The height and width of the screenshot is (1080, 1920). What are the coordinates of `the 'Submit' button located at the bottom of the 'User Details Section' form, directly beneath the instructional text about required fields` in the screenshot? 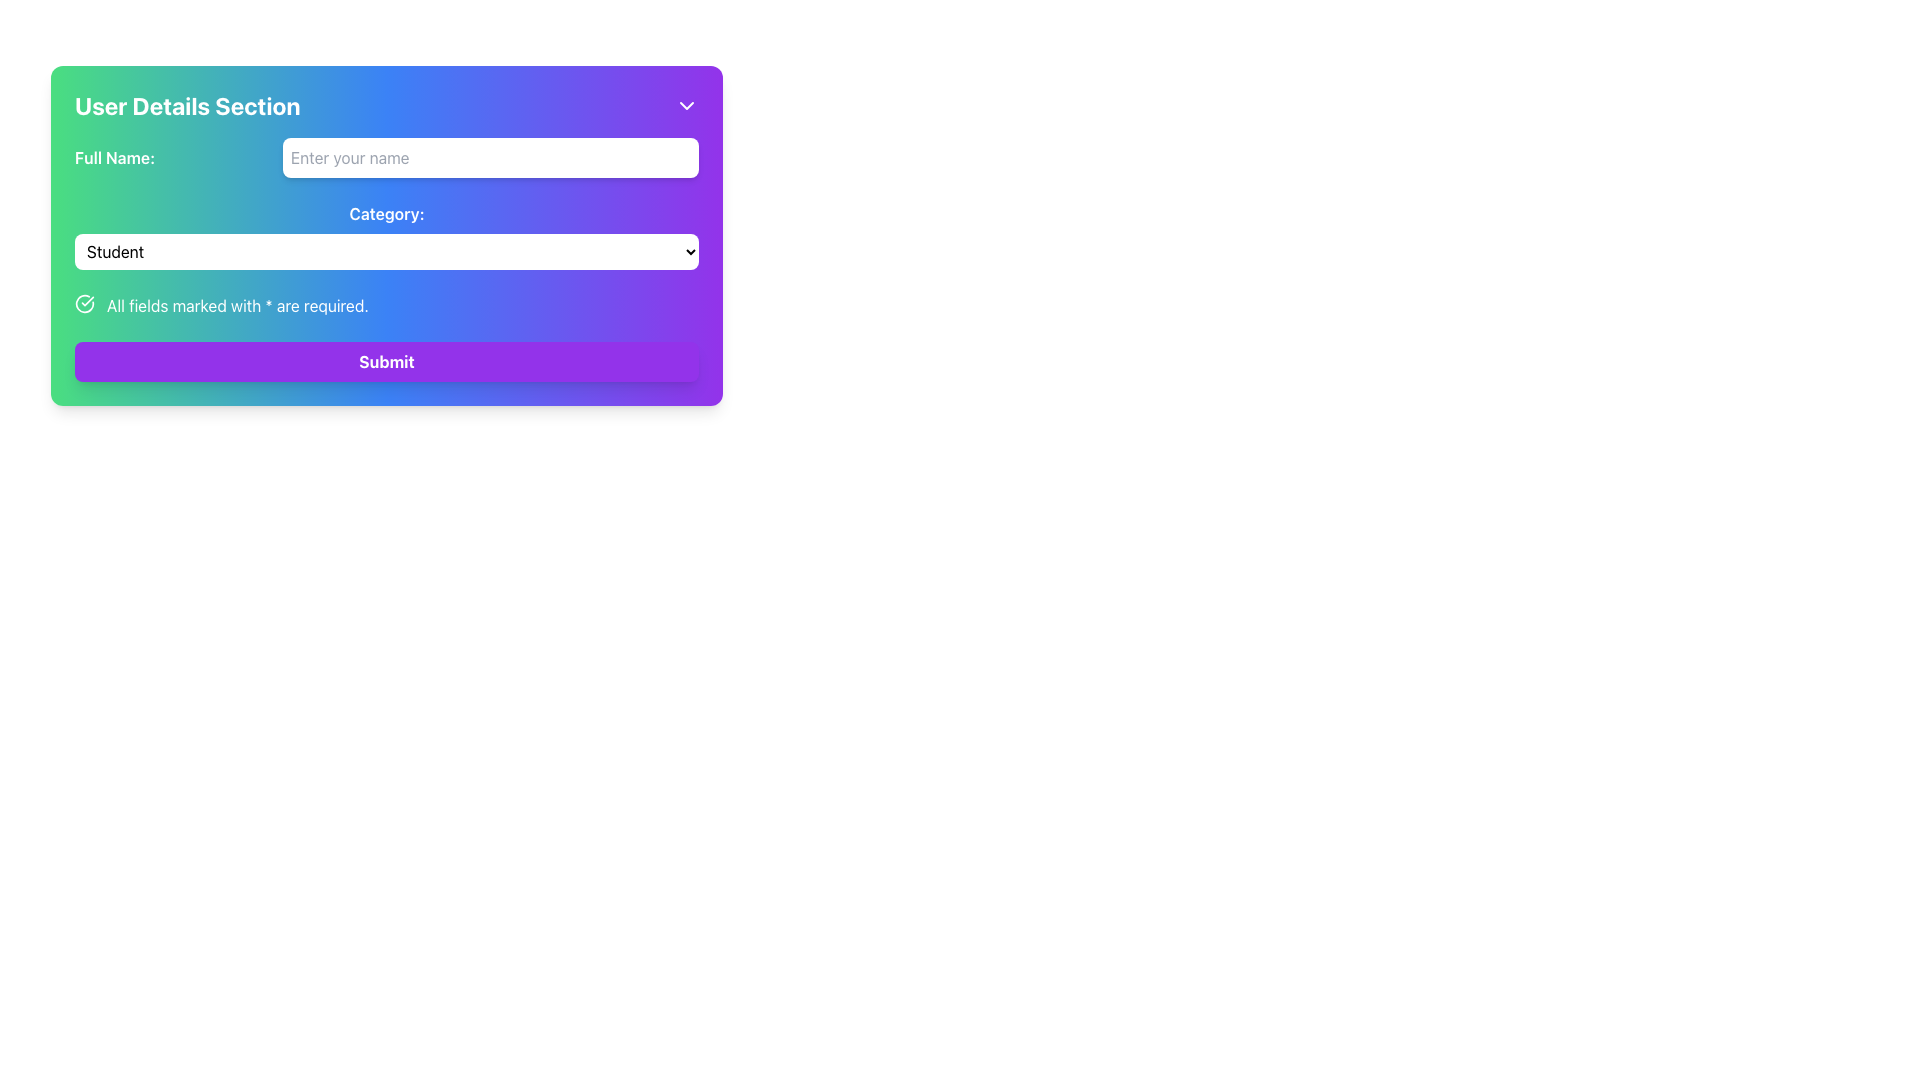 It's located at (387, 362).